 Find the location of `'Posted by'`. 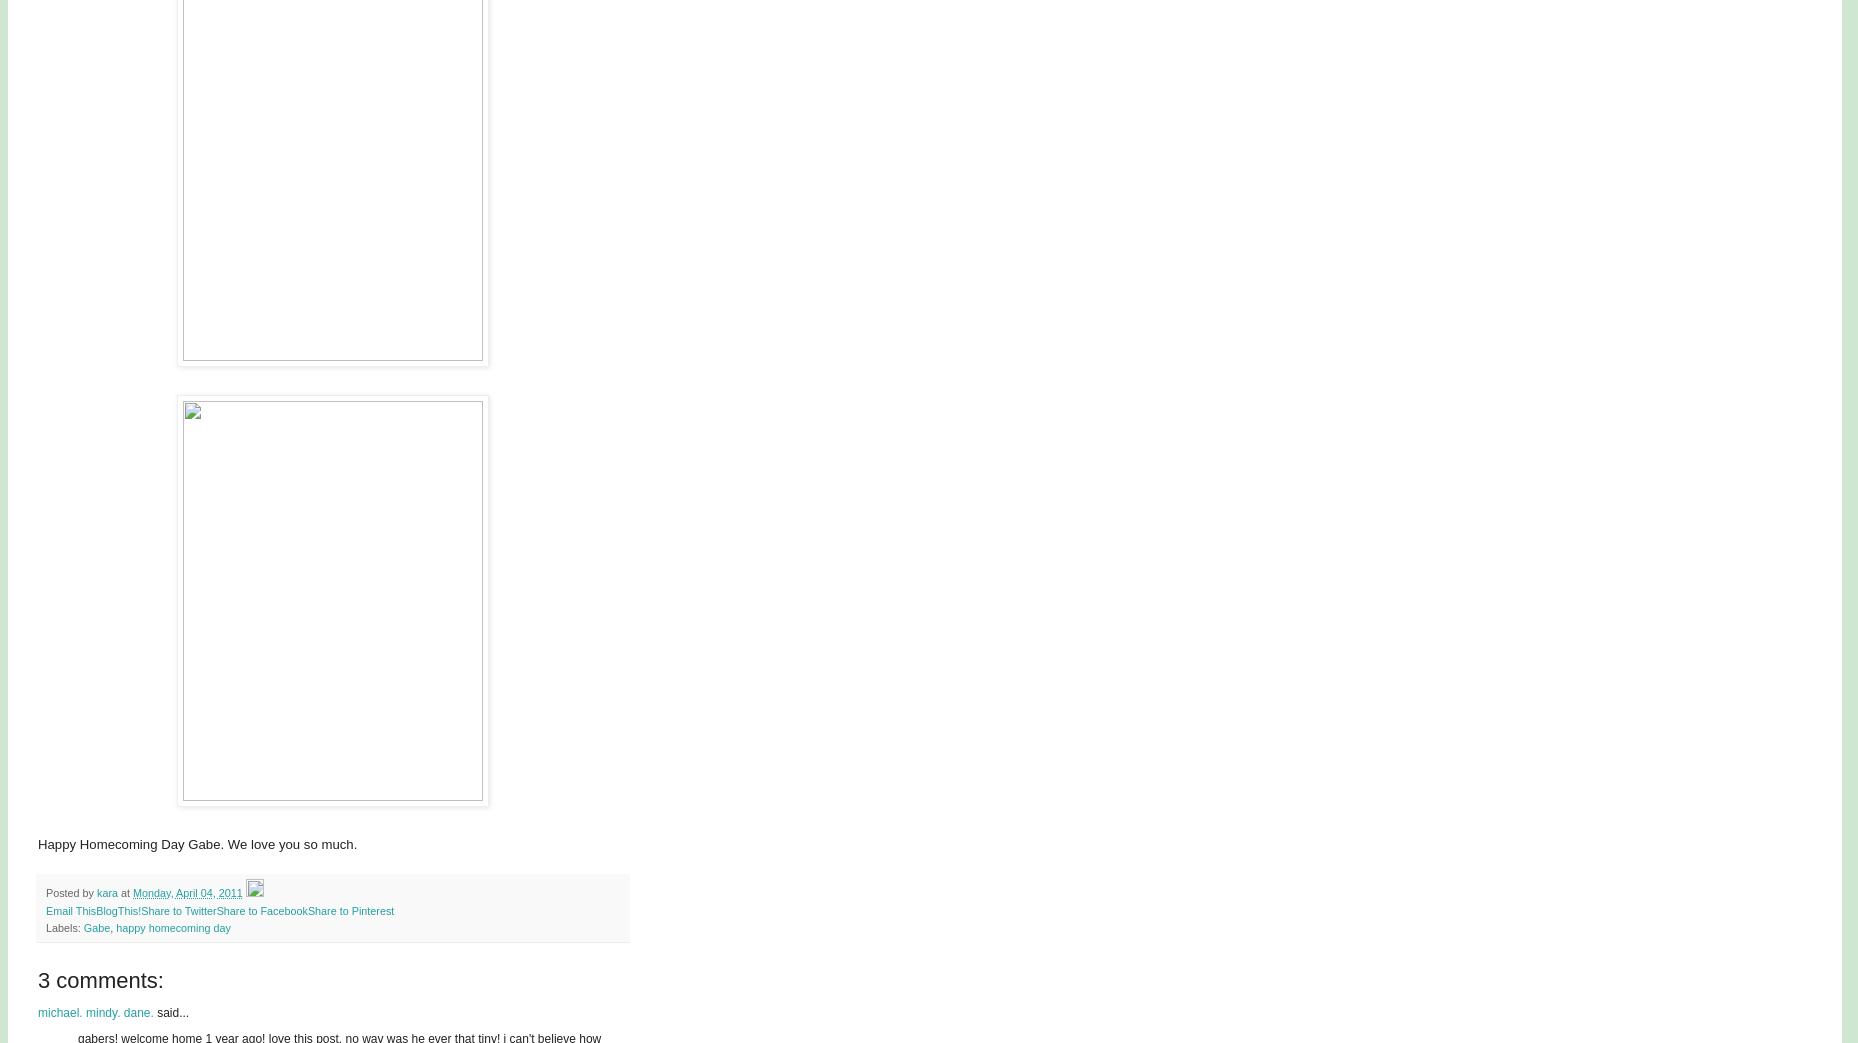

'Posted by' is located at coordinates (70, 893).